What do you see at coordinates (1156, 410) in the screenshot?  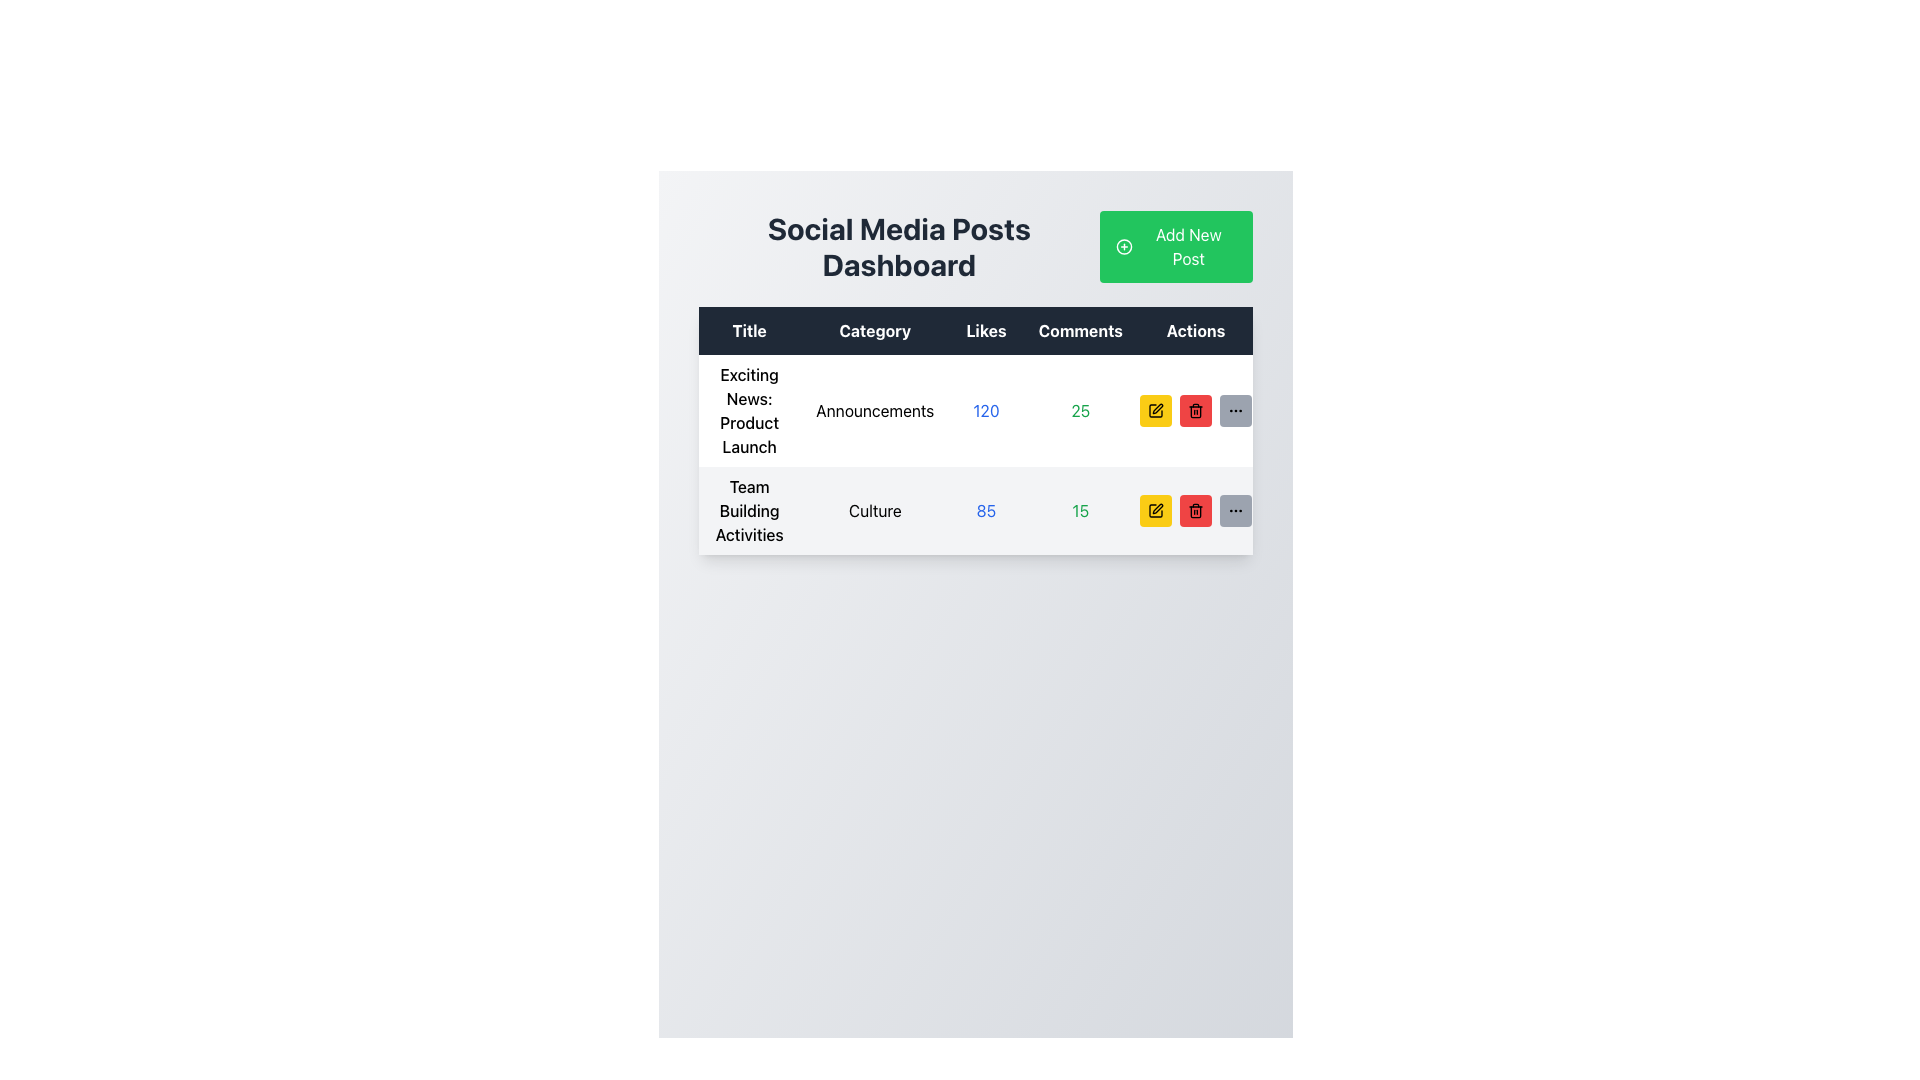 I see `the yellow square-shaped button with a black border and a pen icon located in the 'Actions' column of the second row in the table` at bounding box center [1156, 410].